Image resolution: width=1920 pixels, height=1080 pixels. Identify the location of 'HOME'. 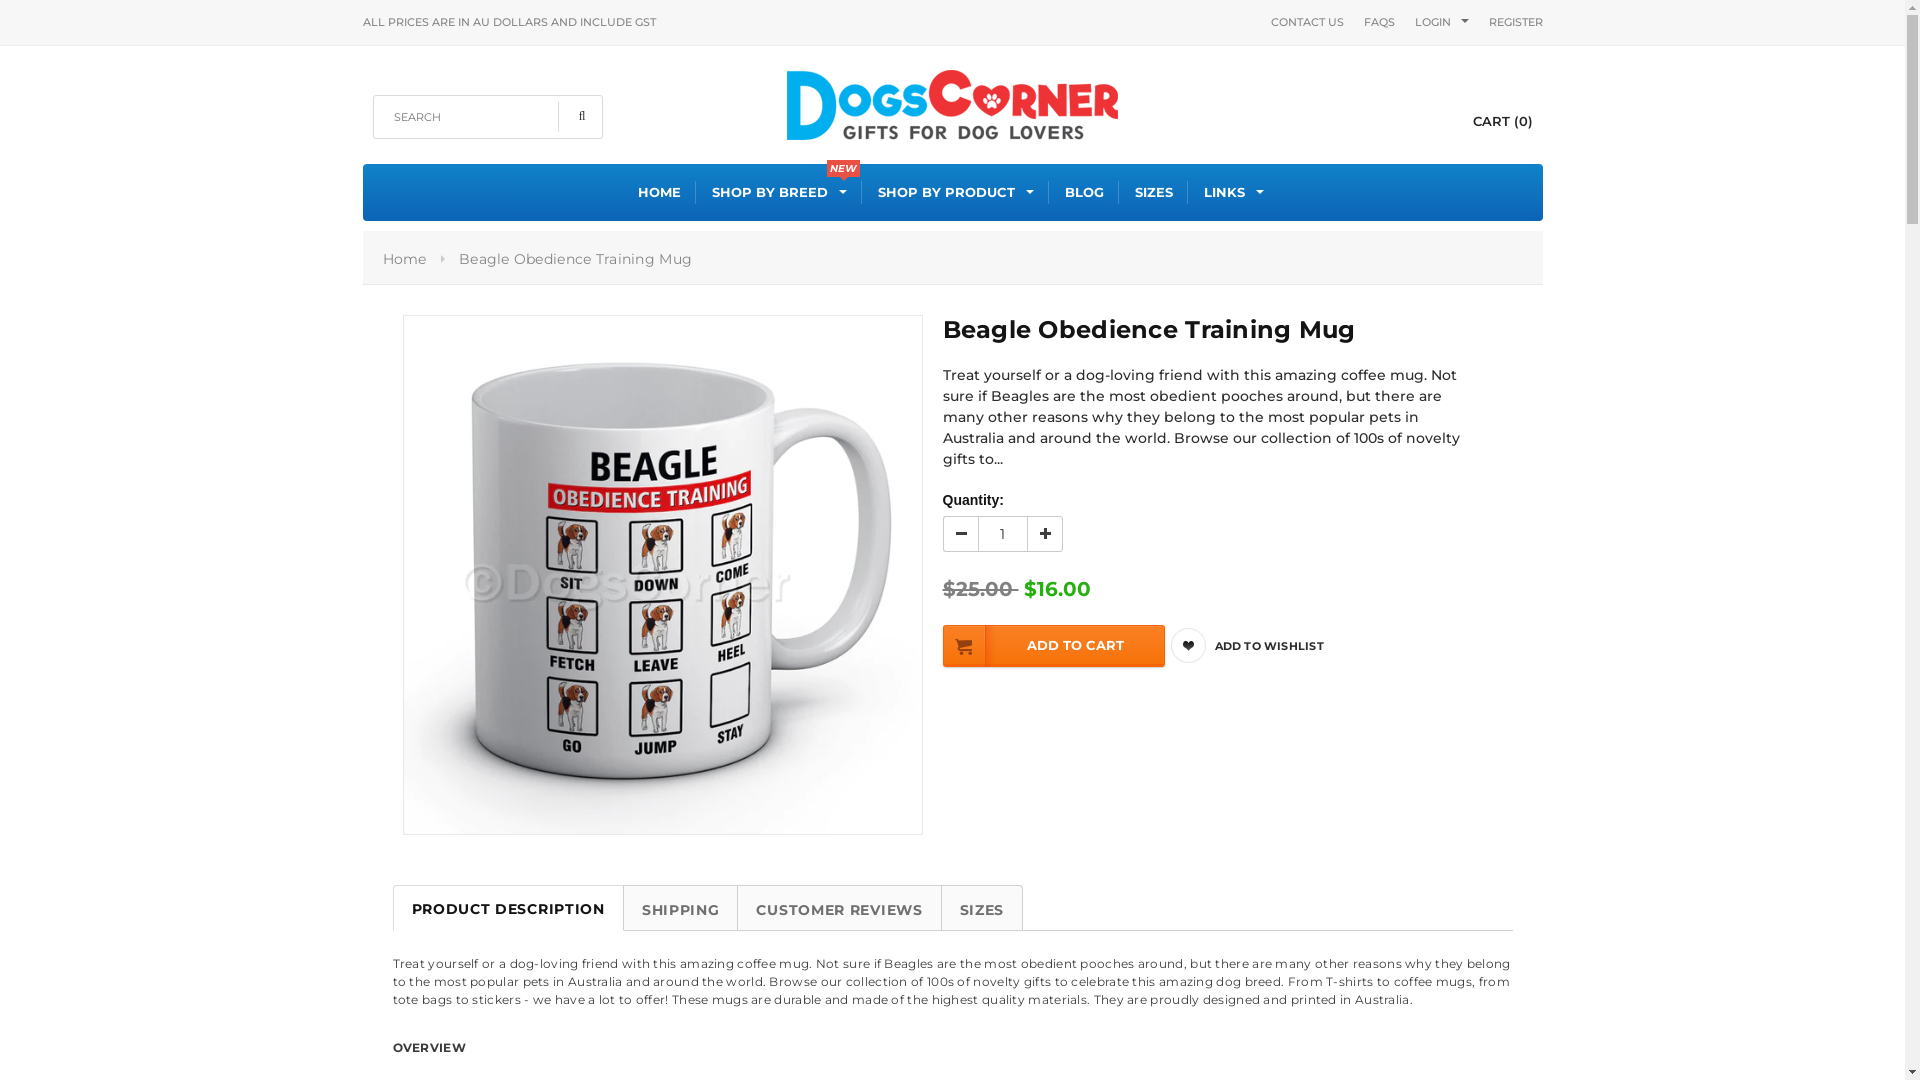
(659, 192).